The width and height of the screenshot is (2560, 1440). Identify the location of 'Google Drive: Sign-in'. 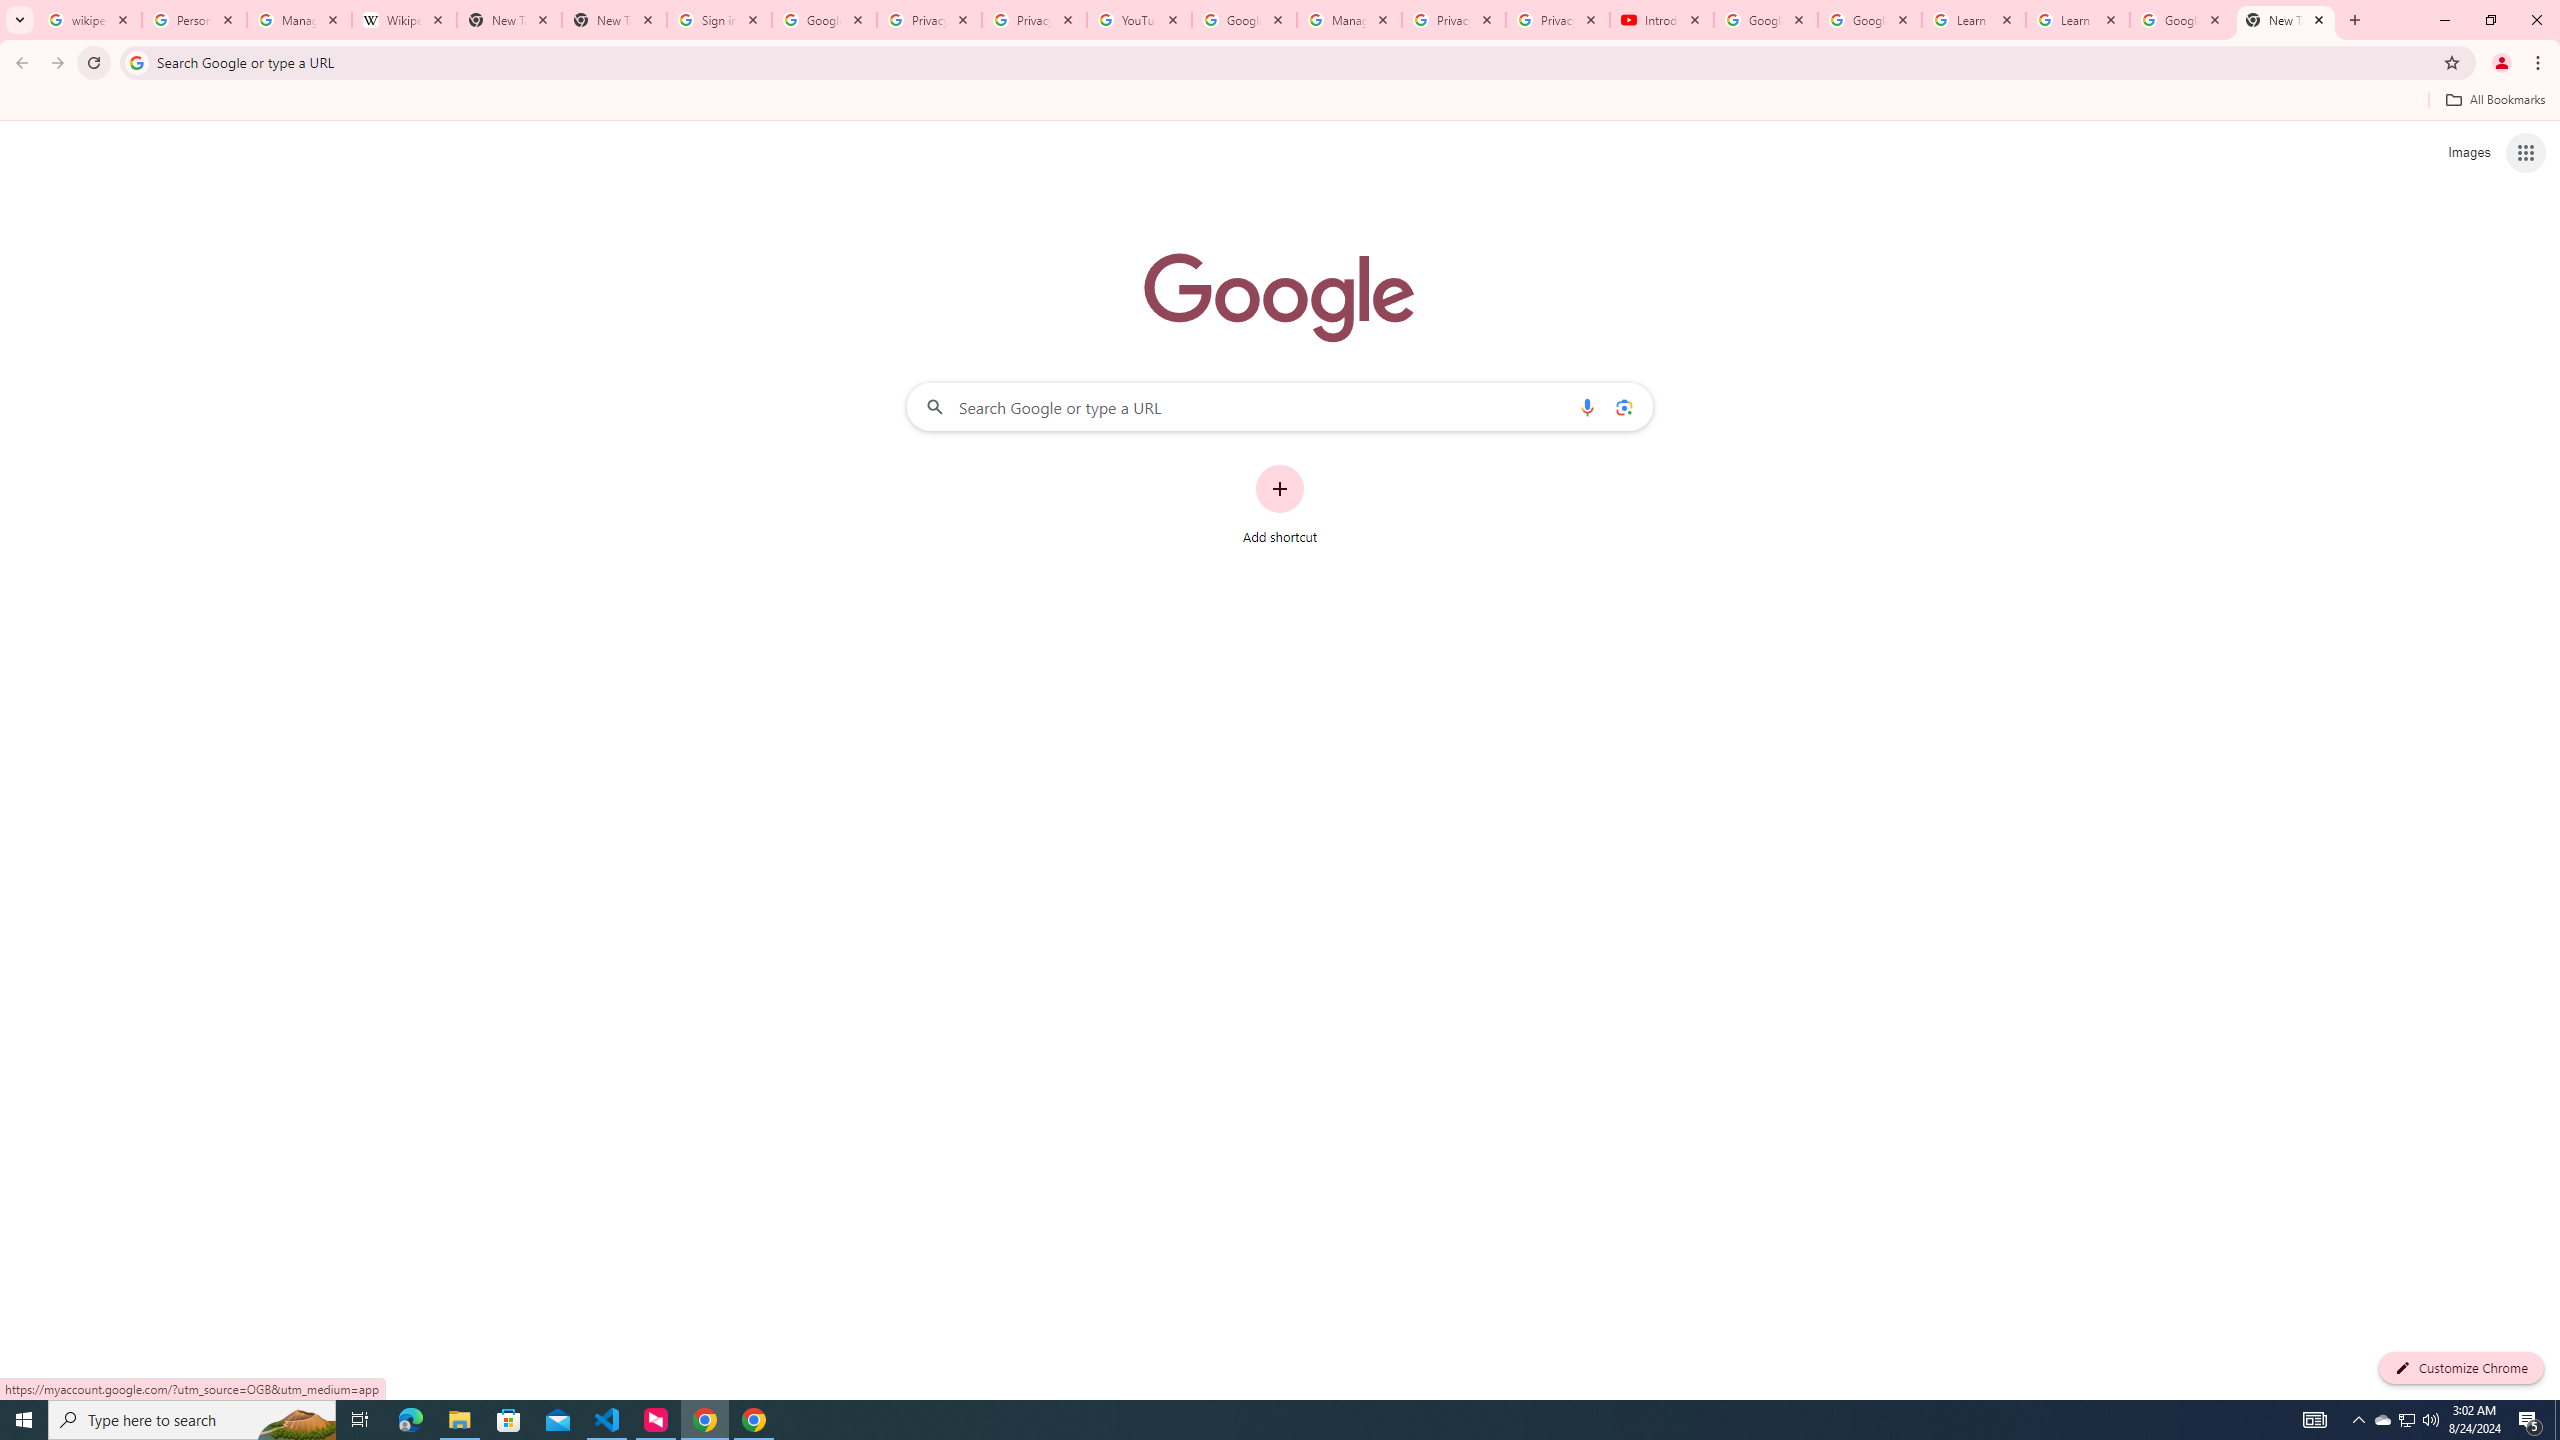
(823, 19).